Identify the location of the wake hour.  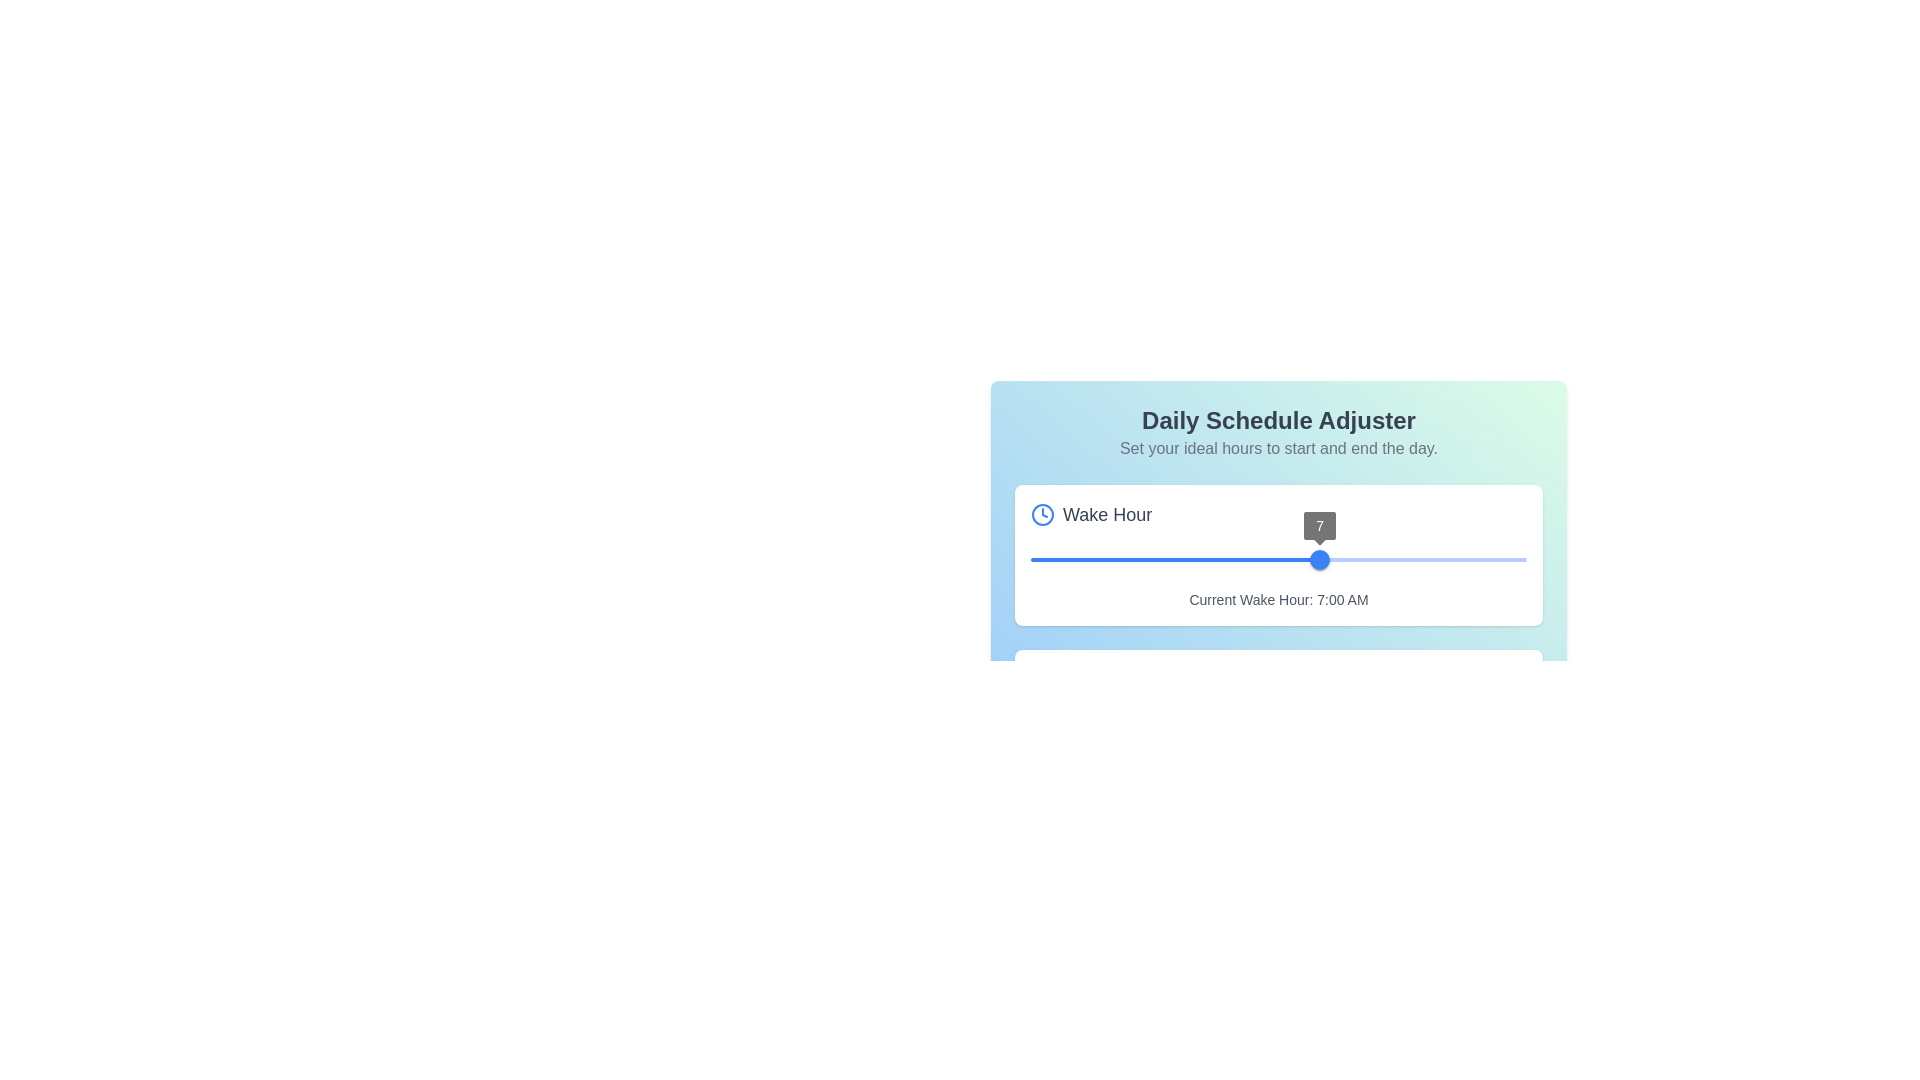
(1277, 559).